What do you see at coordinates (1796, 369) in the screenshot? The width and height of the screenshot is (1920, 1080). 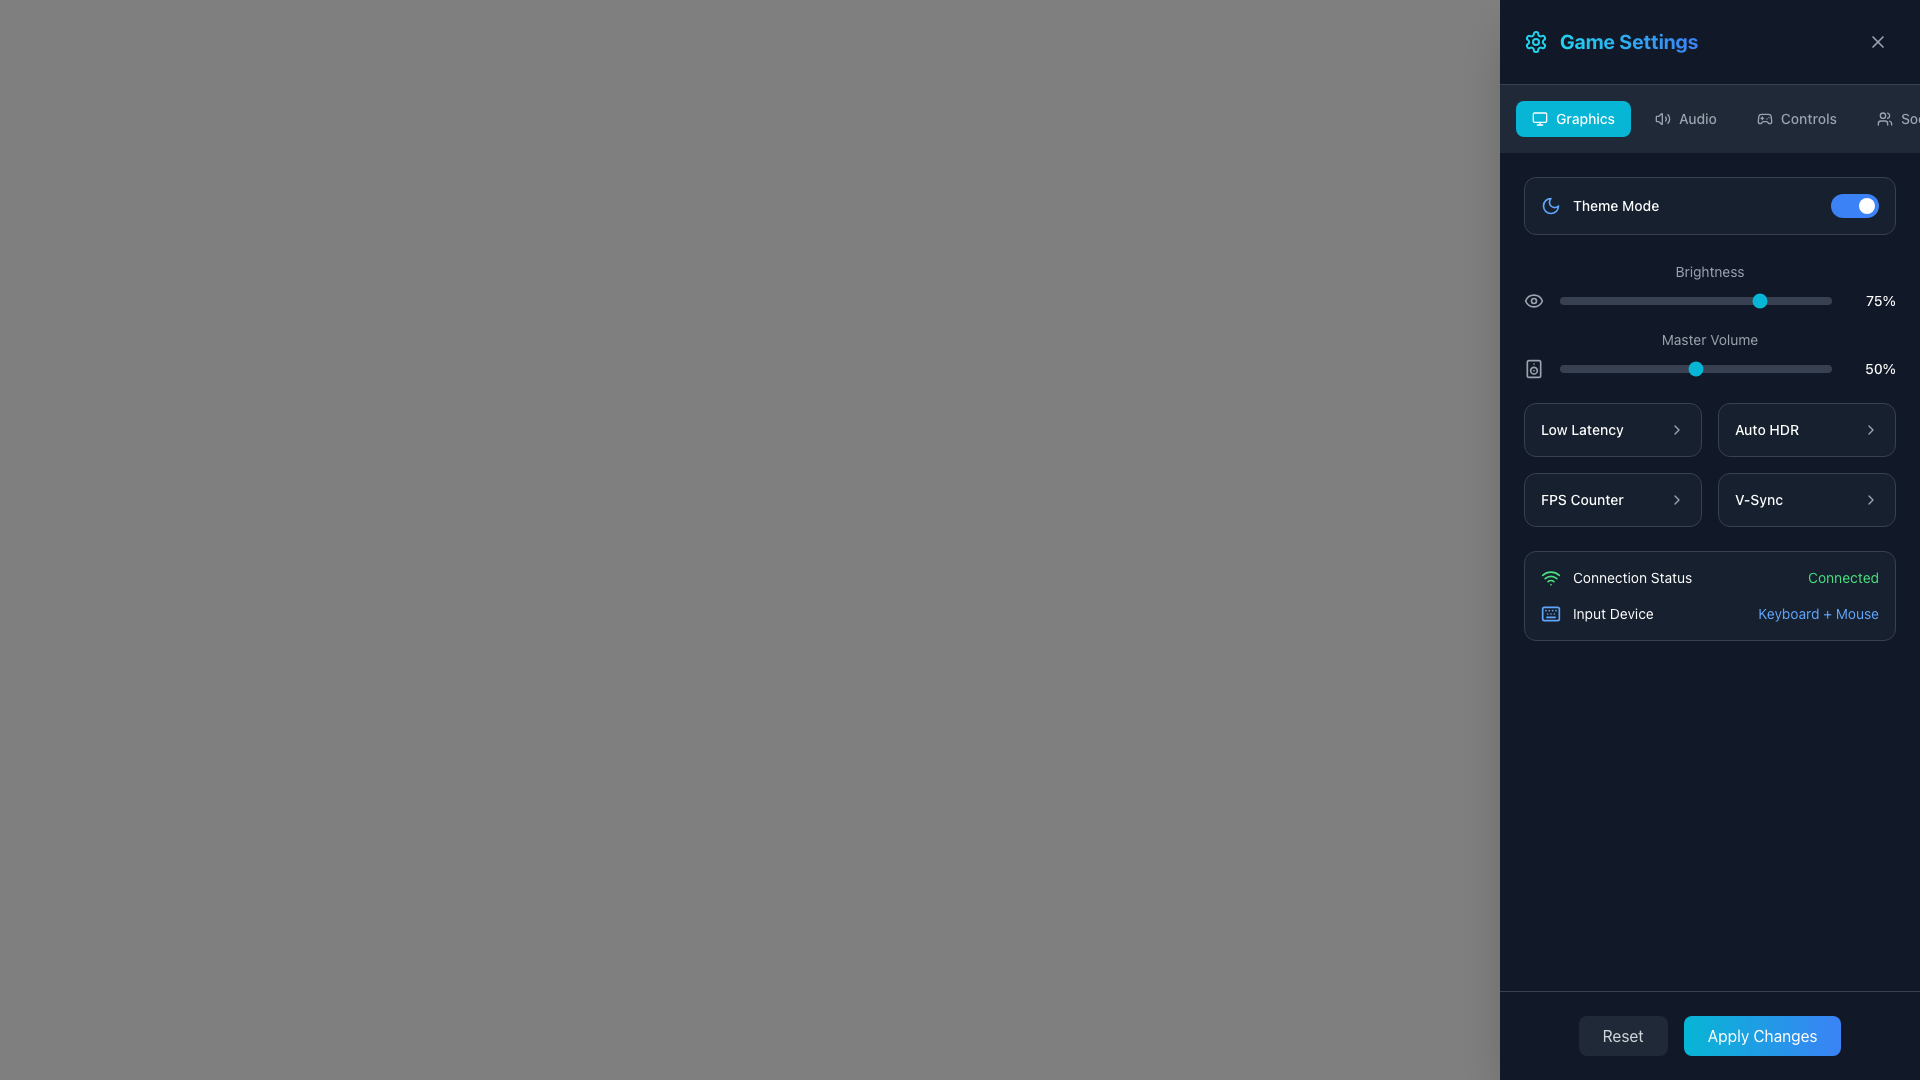 I see `the Master Volume` at bounding box center [1796, 369].